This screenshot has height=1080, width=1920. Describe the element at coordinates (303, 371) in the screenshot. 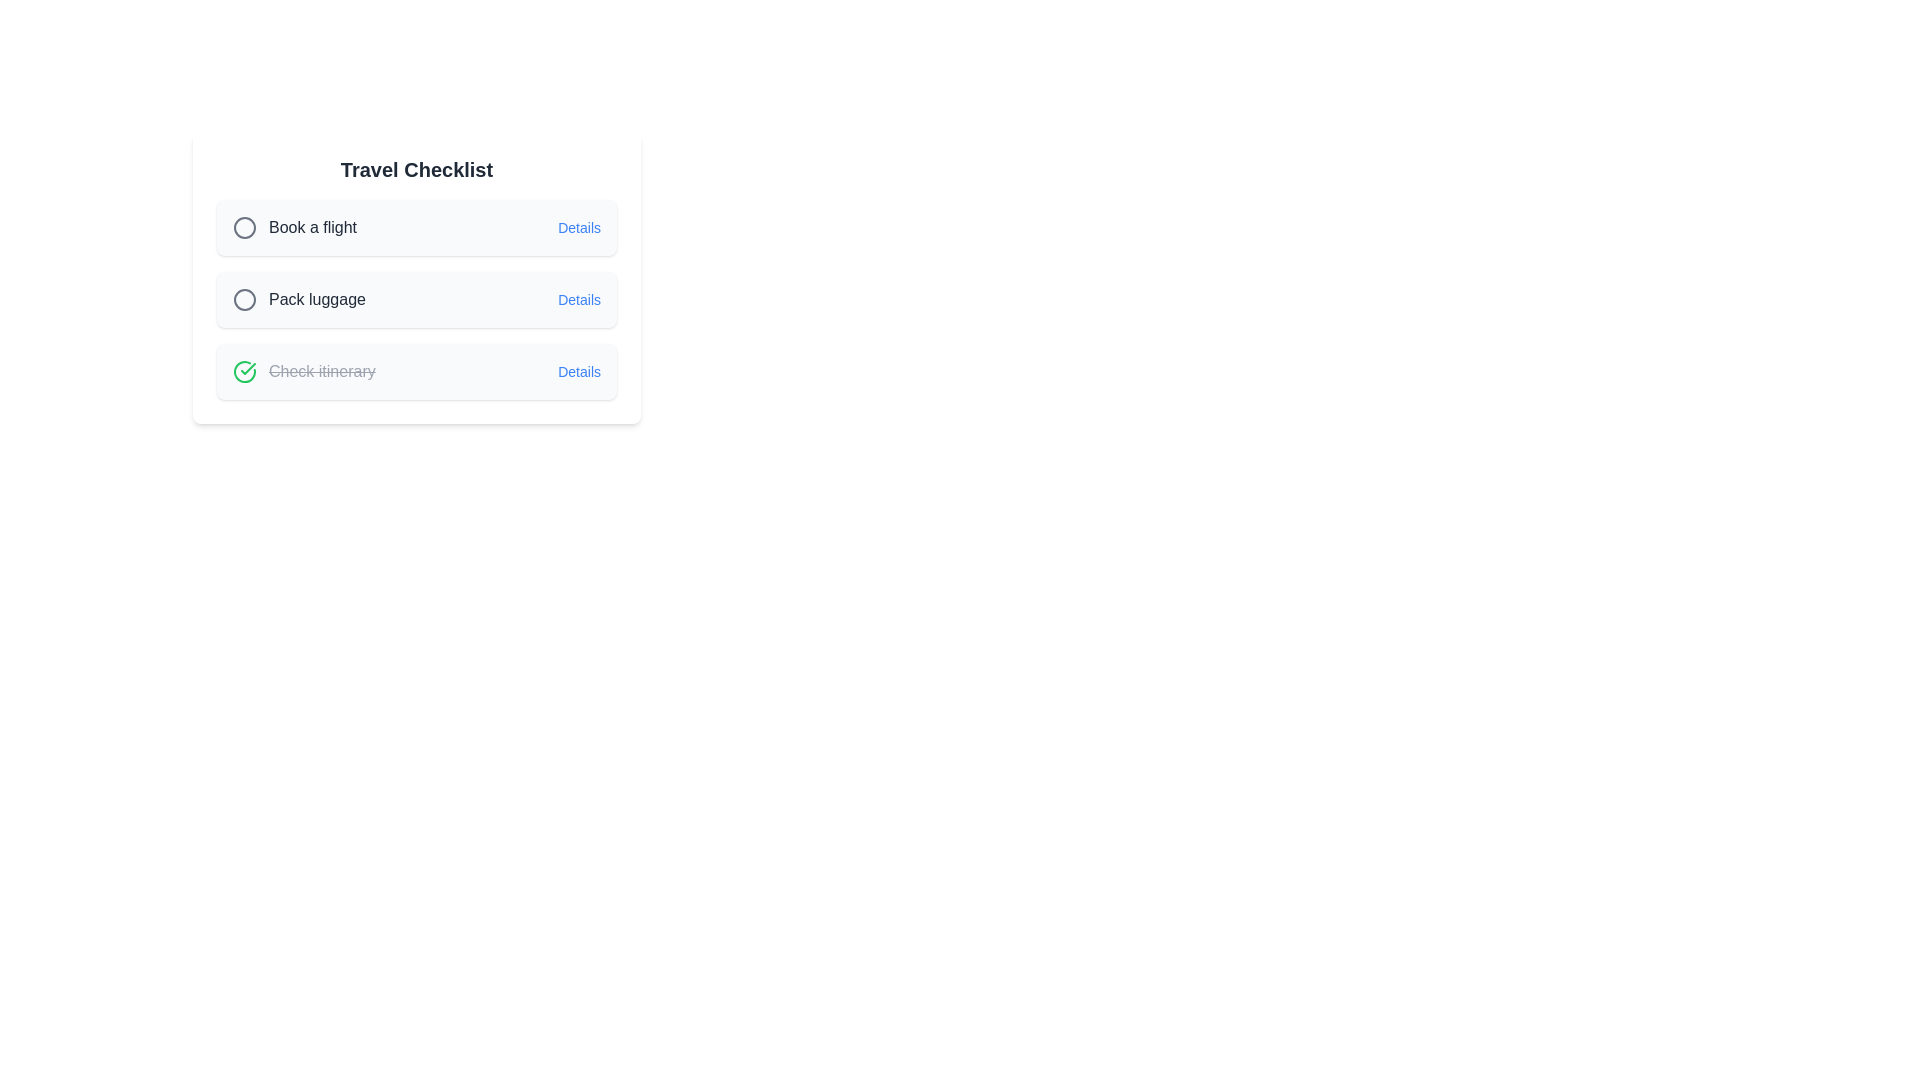

I see `the checkbox icon of the first completed task in the 'Travel Checklist', which visually indicates its completed status` at that location.